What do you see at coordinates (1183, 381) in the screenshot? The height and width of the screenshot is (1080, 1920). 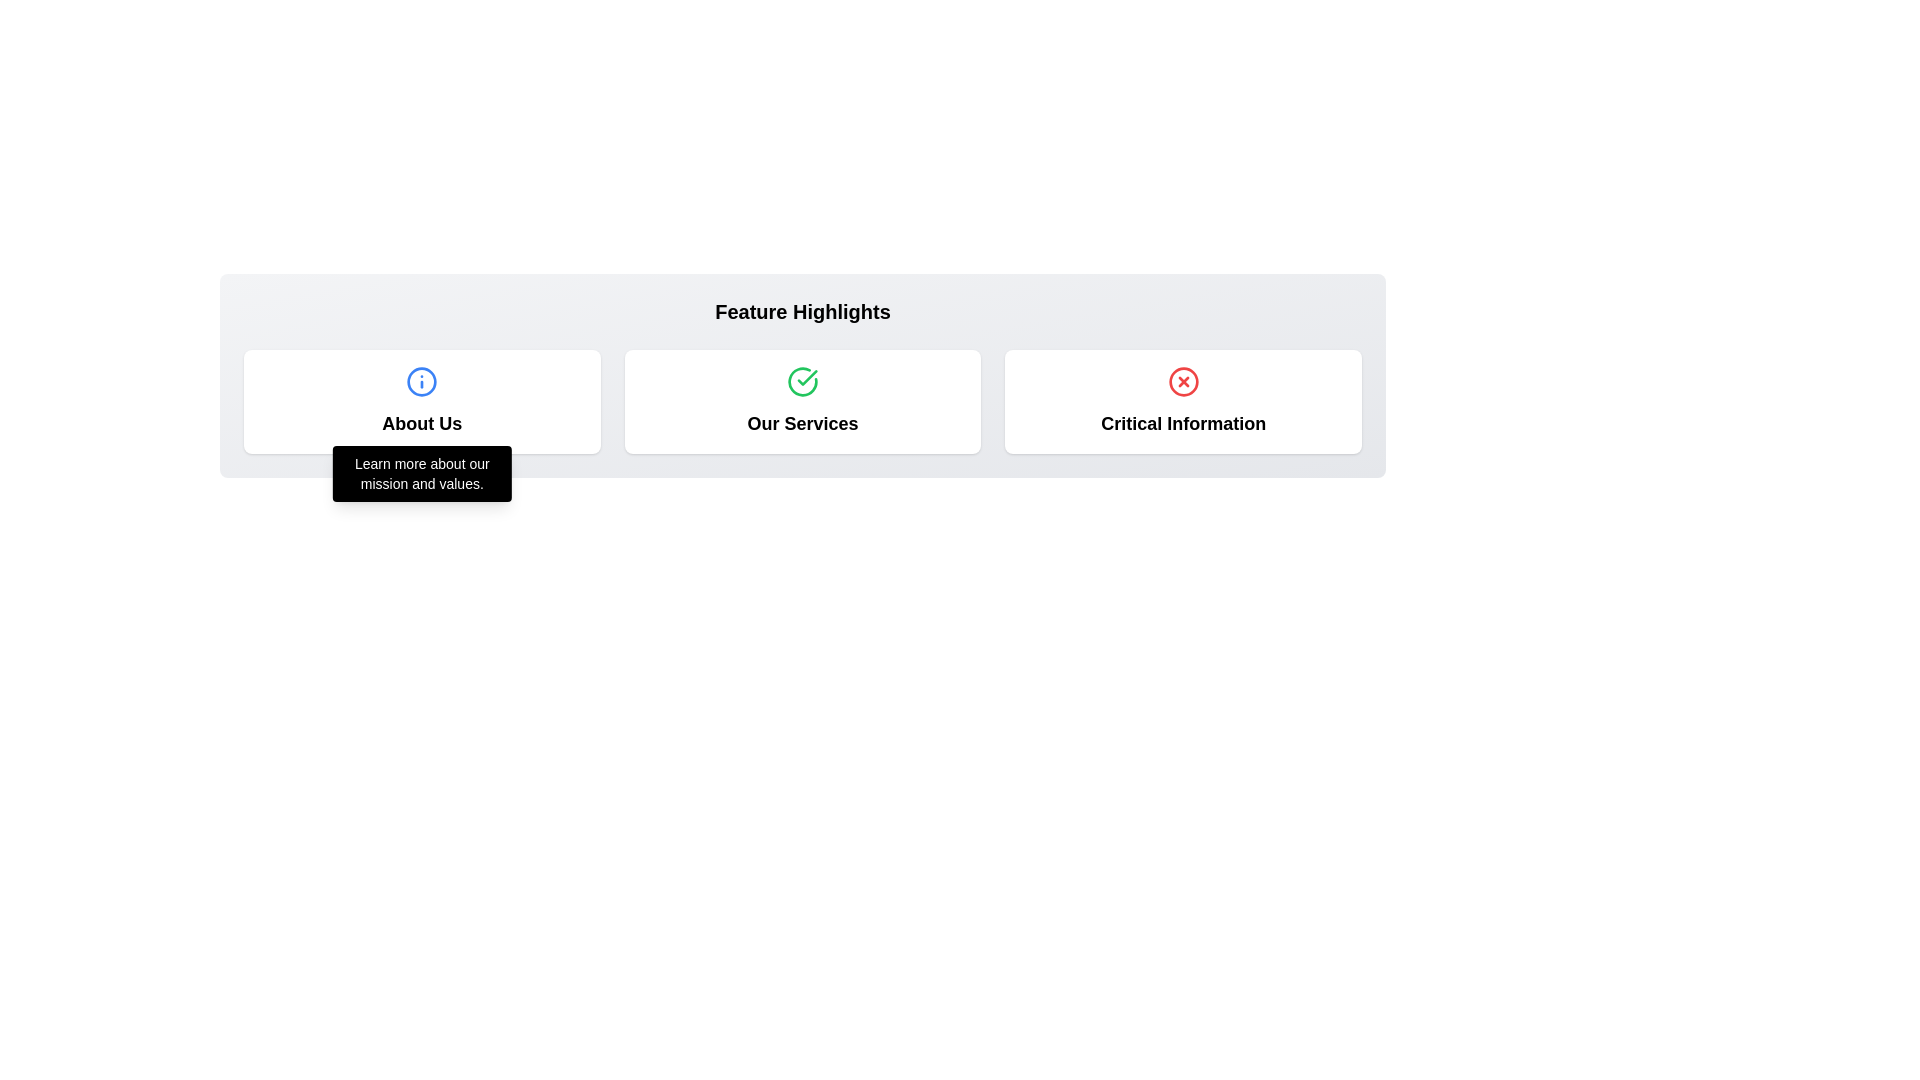 I see `the critical alert icon, which is a red cross symbol located near the 'Critical Information' label in the top-right area of the interface` at bounding box center [1183, 381].